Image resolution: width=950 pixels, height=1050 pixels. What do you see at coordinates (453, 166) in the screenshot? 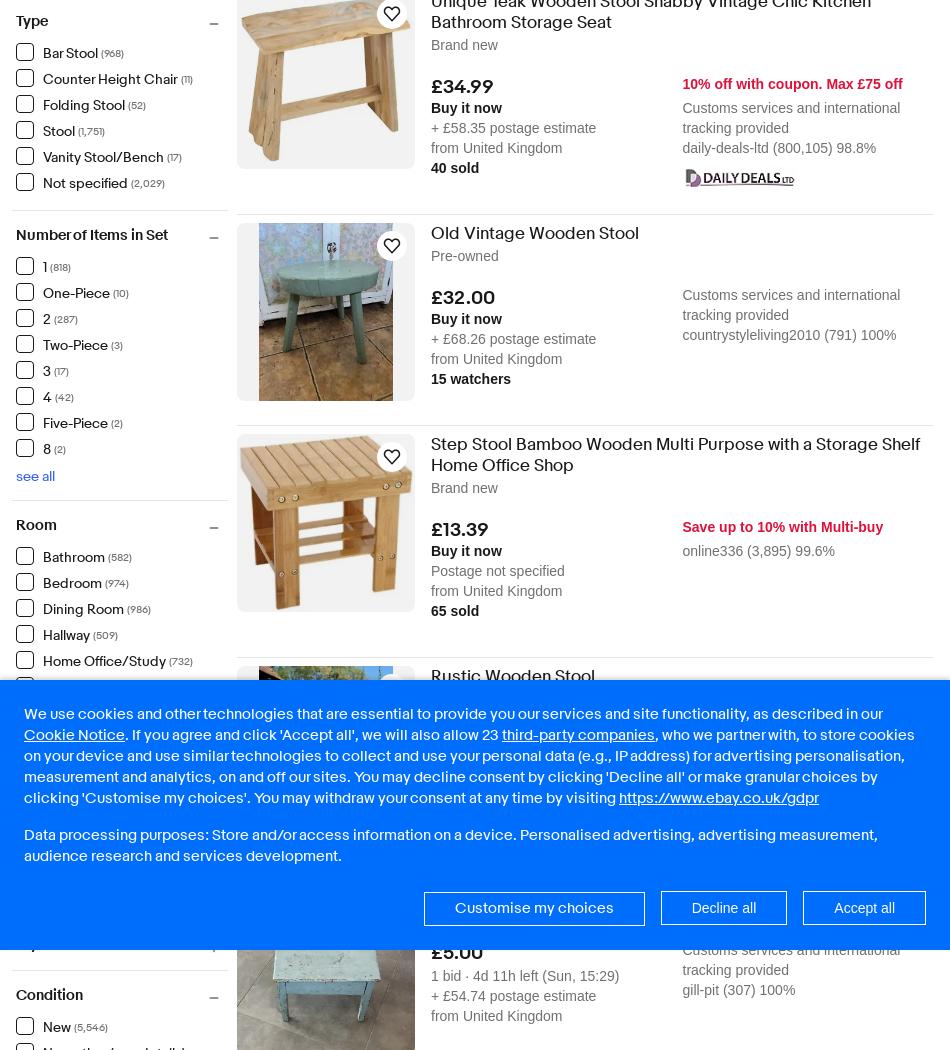
I see `'40 sold'` at bounding box center [453, 166].